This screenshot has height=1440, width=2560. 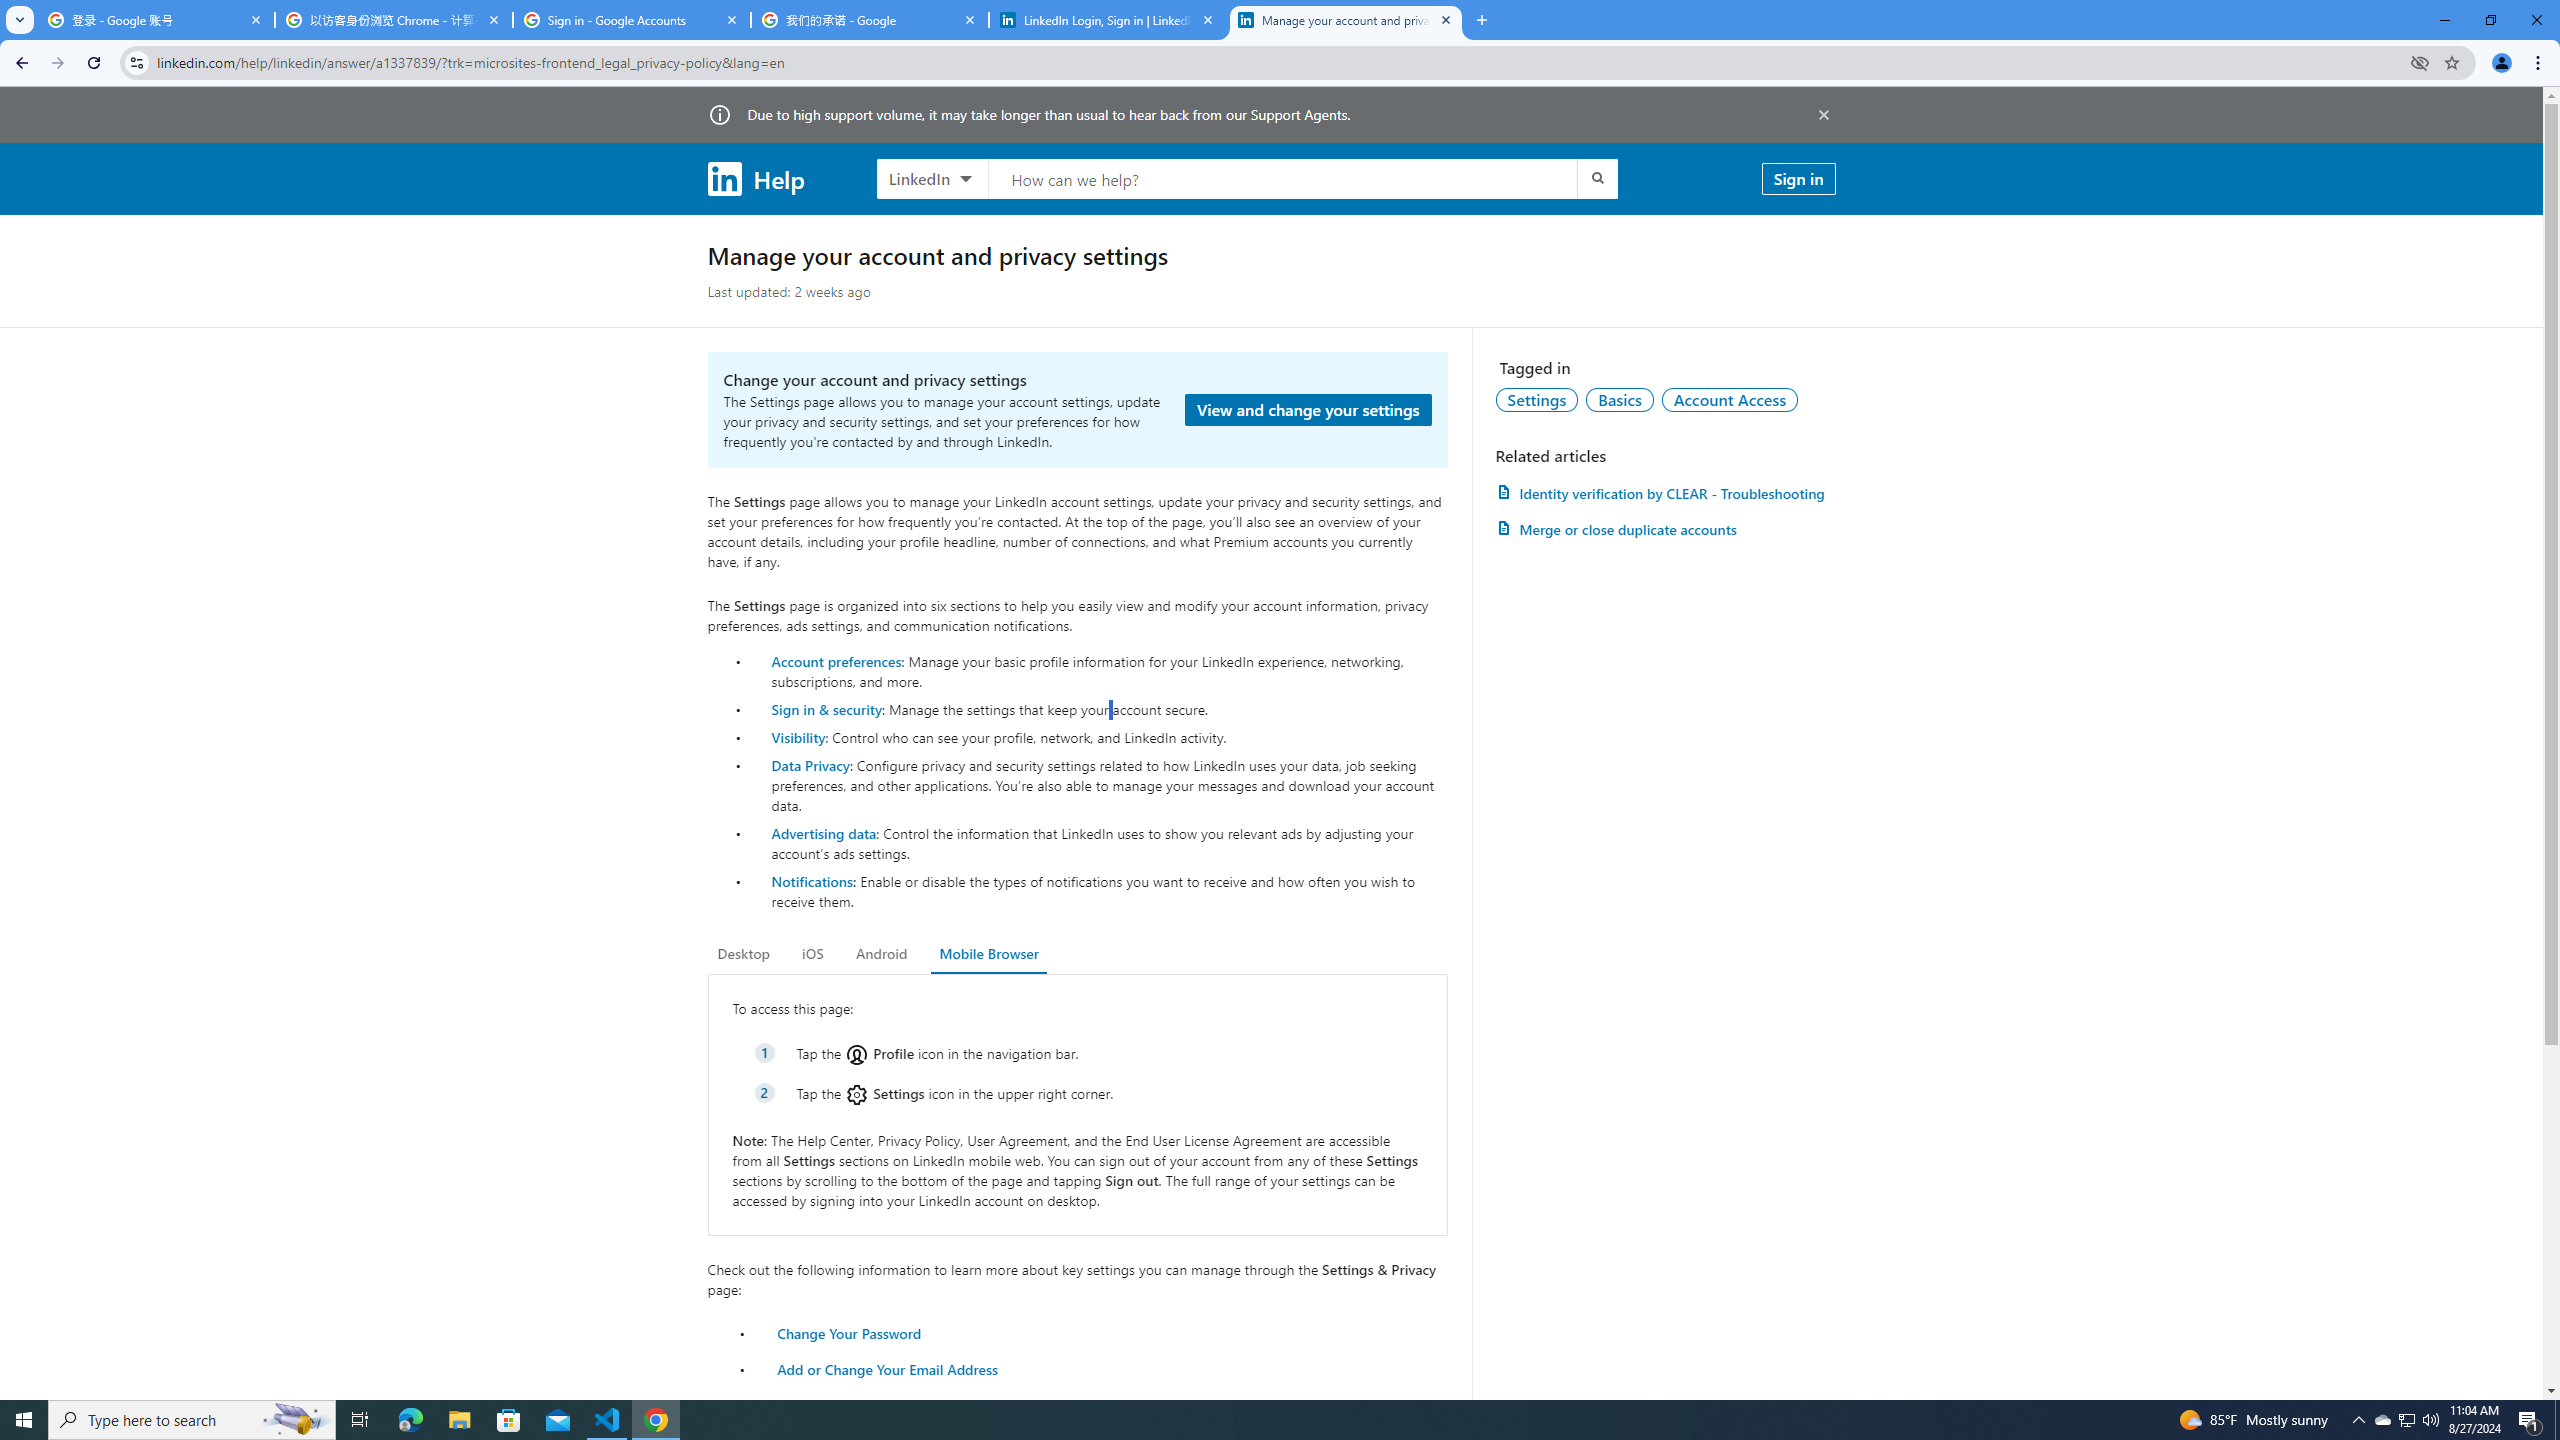 I want to click on 'AutomationID: topic-link-a51', so click(x=1619, y=398).